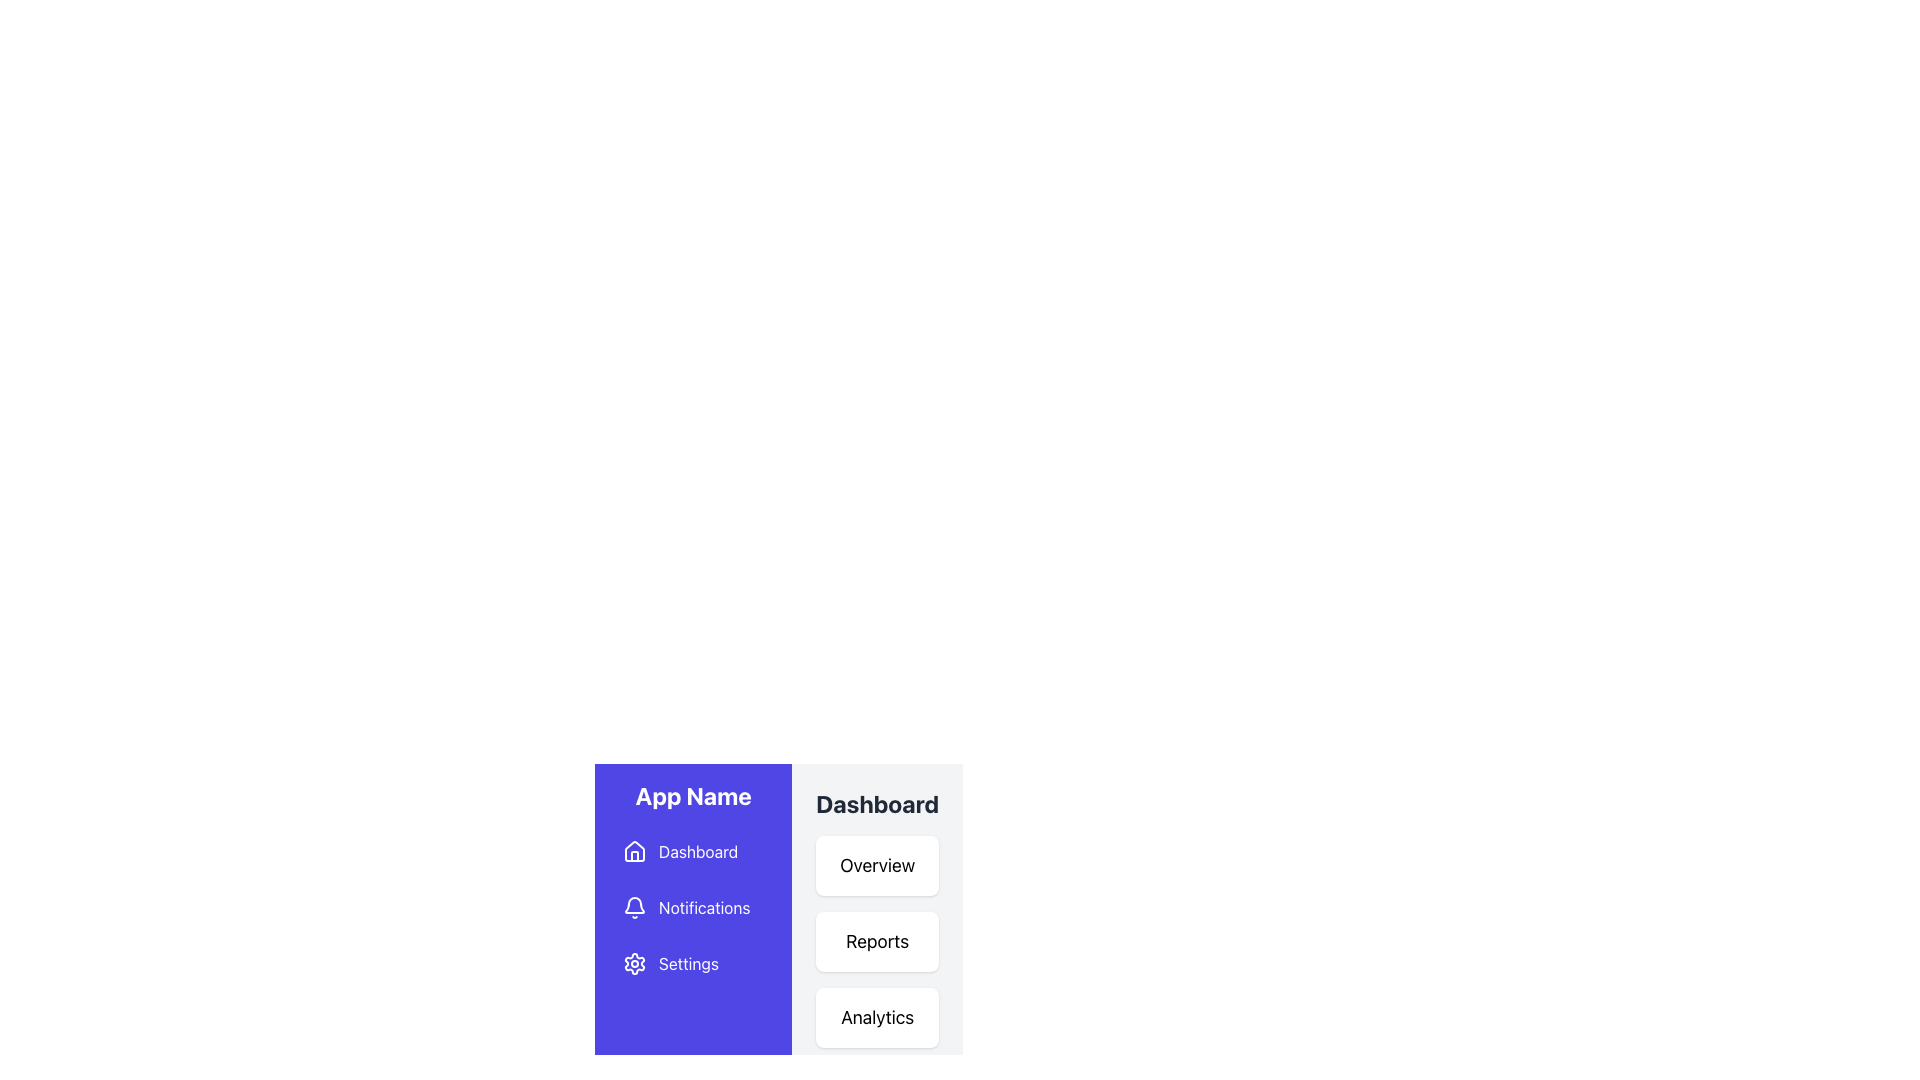  Describe the element at coordinates (633, 963) in the screenshot. I see `the gear icon with a purple background, located to the left of the 'Settings' label in the sidebar` at that location.